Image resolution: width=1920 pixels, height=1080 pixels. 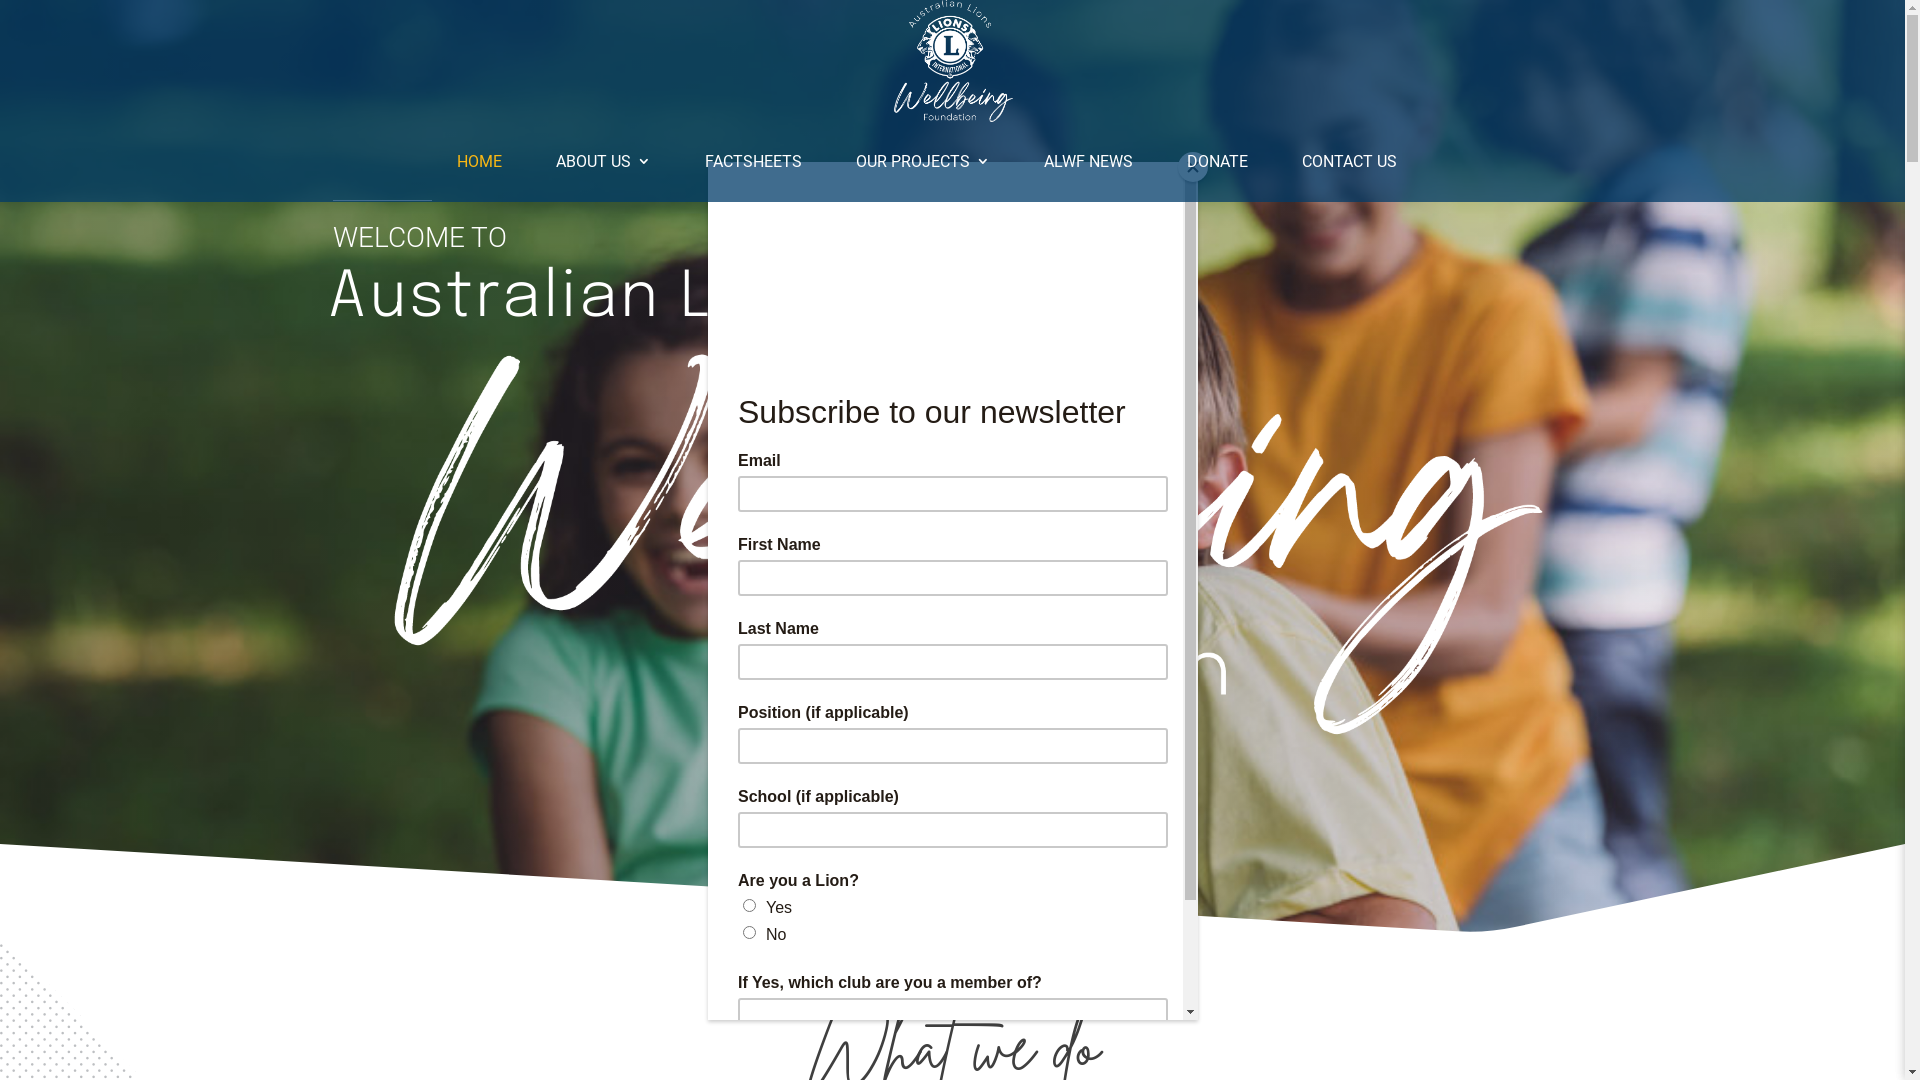 I want to click on 'Wellbeing_With_Foundation_ALWF_RBG-05', so click(x=950, y=540).